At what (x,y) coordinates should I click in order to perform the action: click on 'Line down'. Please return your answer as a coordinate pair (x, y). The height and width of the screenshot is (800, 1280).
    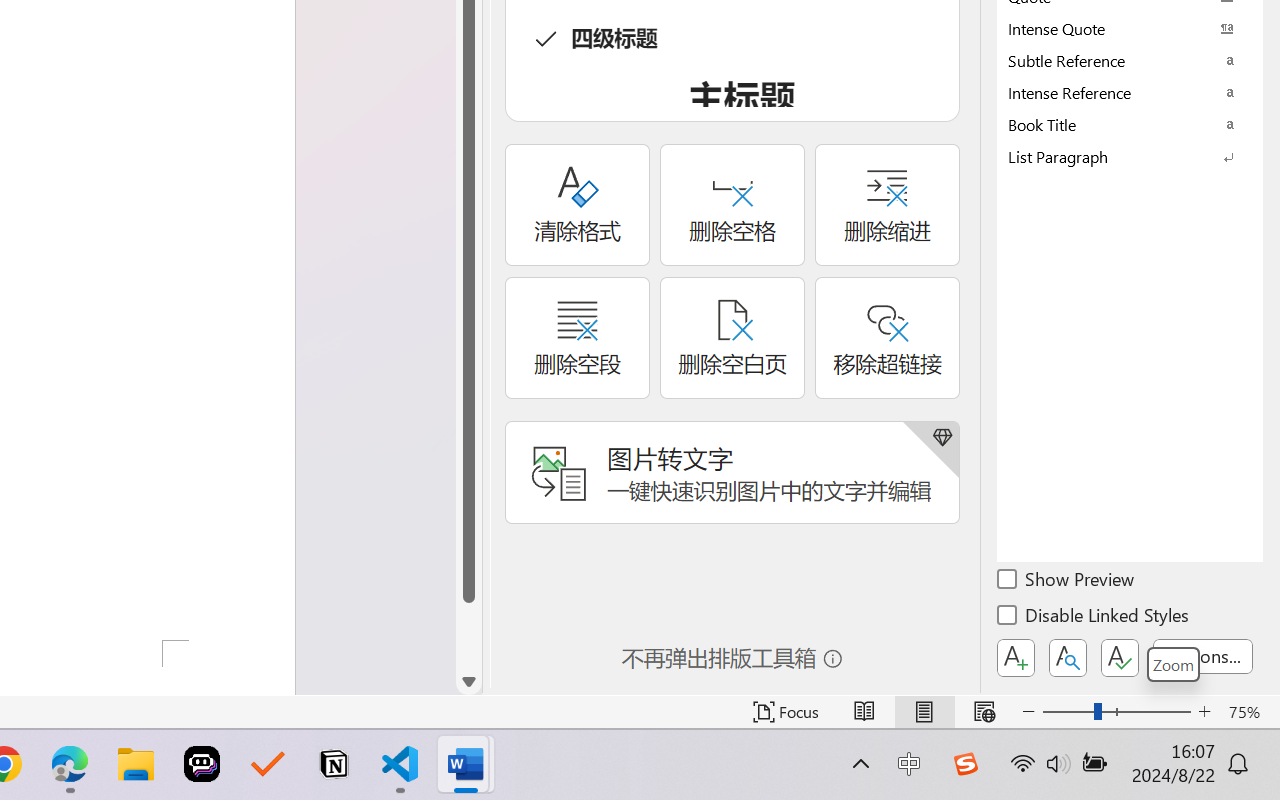
    Looking at the image, I should click on (468, 682).